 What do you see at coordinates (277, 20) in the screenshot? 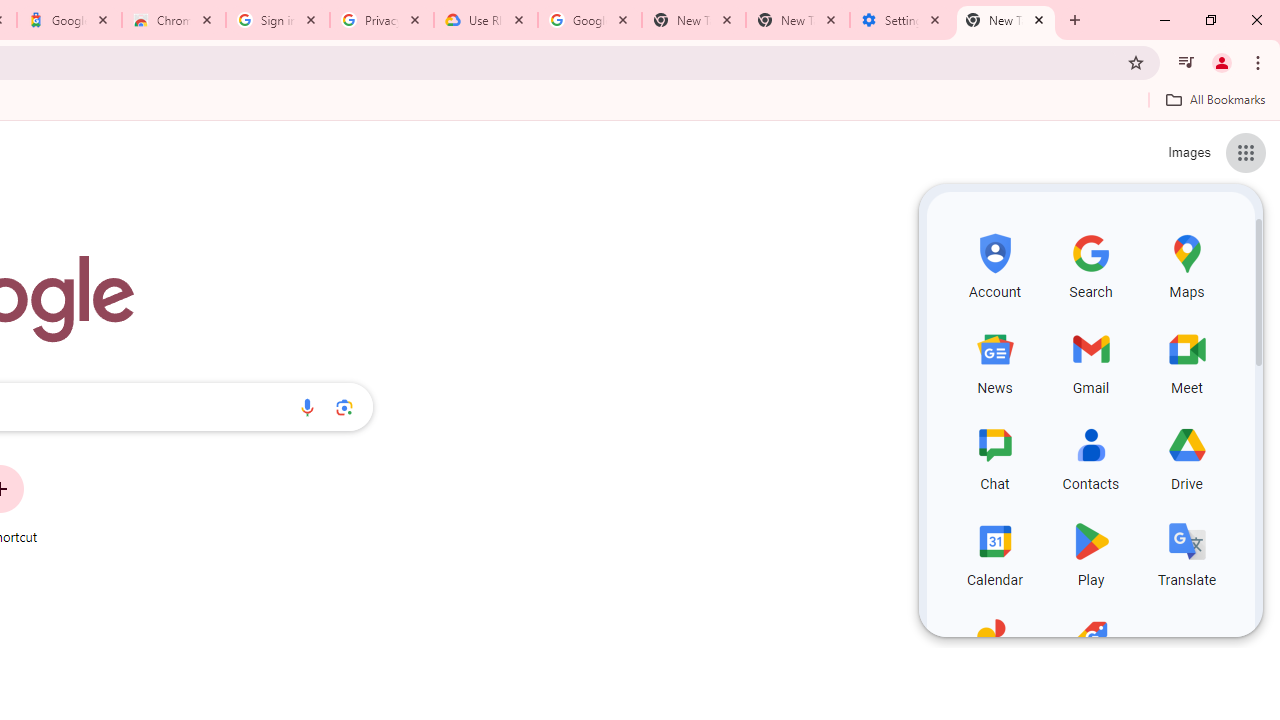
I see `'Sign in - Google Accounts'` at bounding box center [277, 20].